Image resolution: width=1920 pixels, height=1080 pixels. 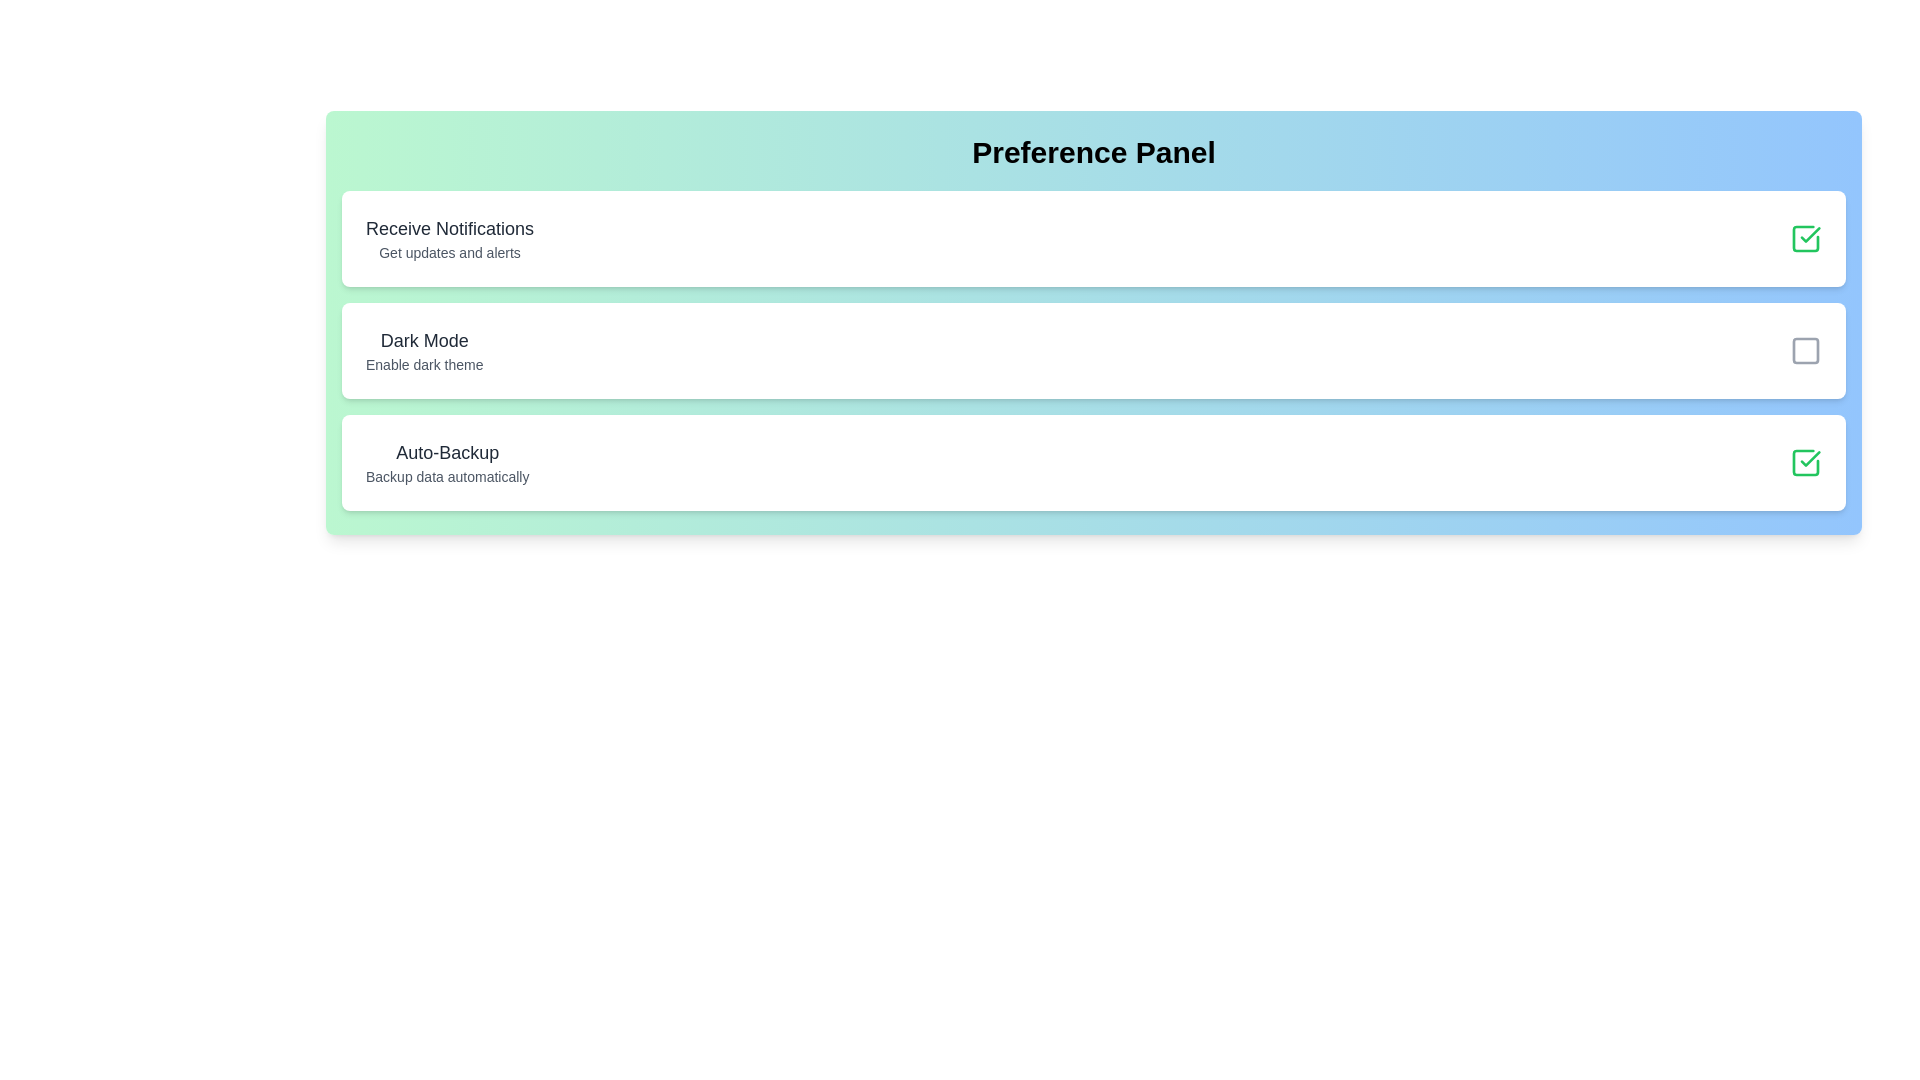 What do you see at coordinates (446, 477) in the screenshot?
I see `the descriptive subtitle text label for the 'Auto-Backup' preference option located directly below the main title 'Auto-Backup'` at bounding box center [446, 477].